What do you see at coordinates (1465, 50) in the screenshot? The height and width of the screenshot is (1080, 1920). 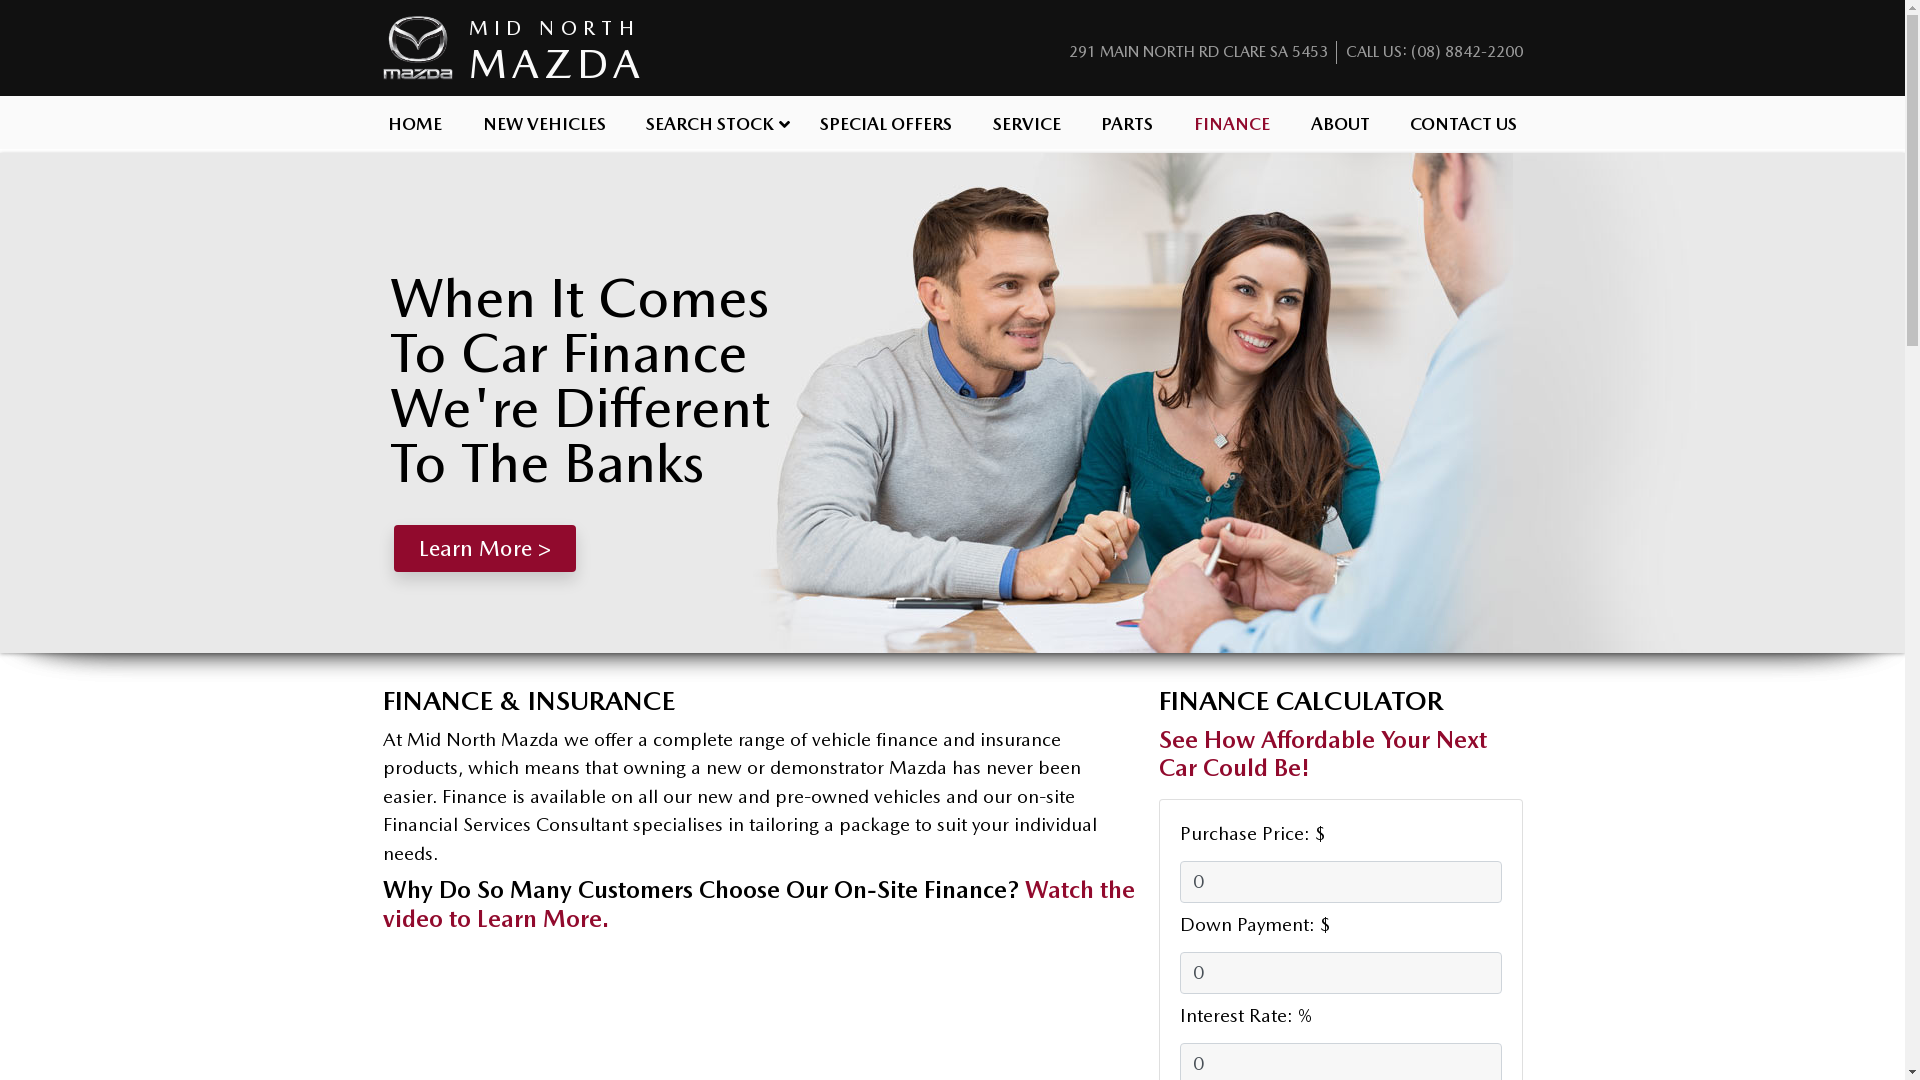 I see `'(08) 8842-2200'` at bounding box center [1465, 50].